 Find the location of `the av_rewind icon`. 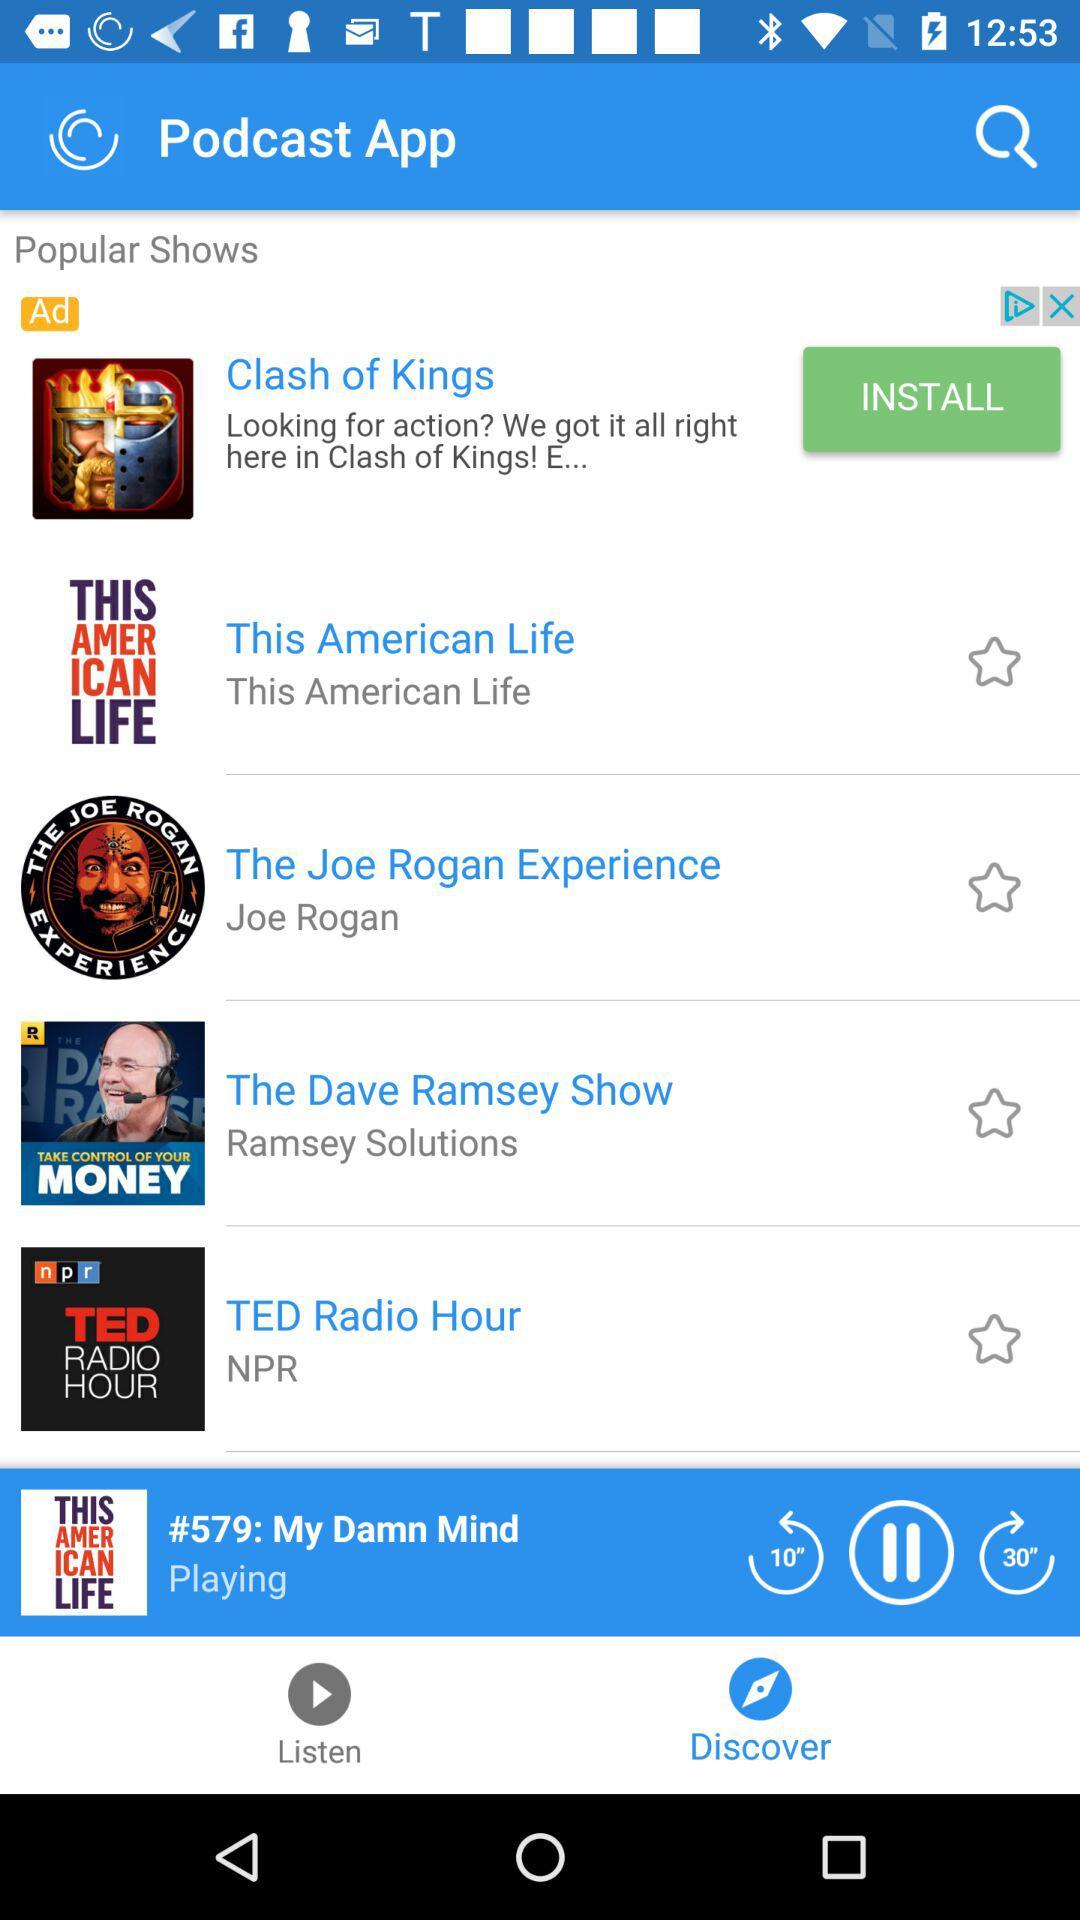

the av_rewind icon is located at coordinates (785, 1551).